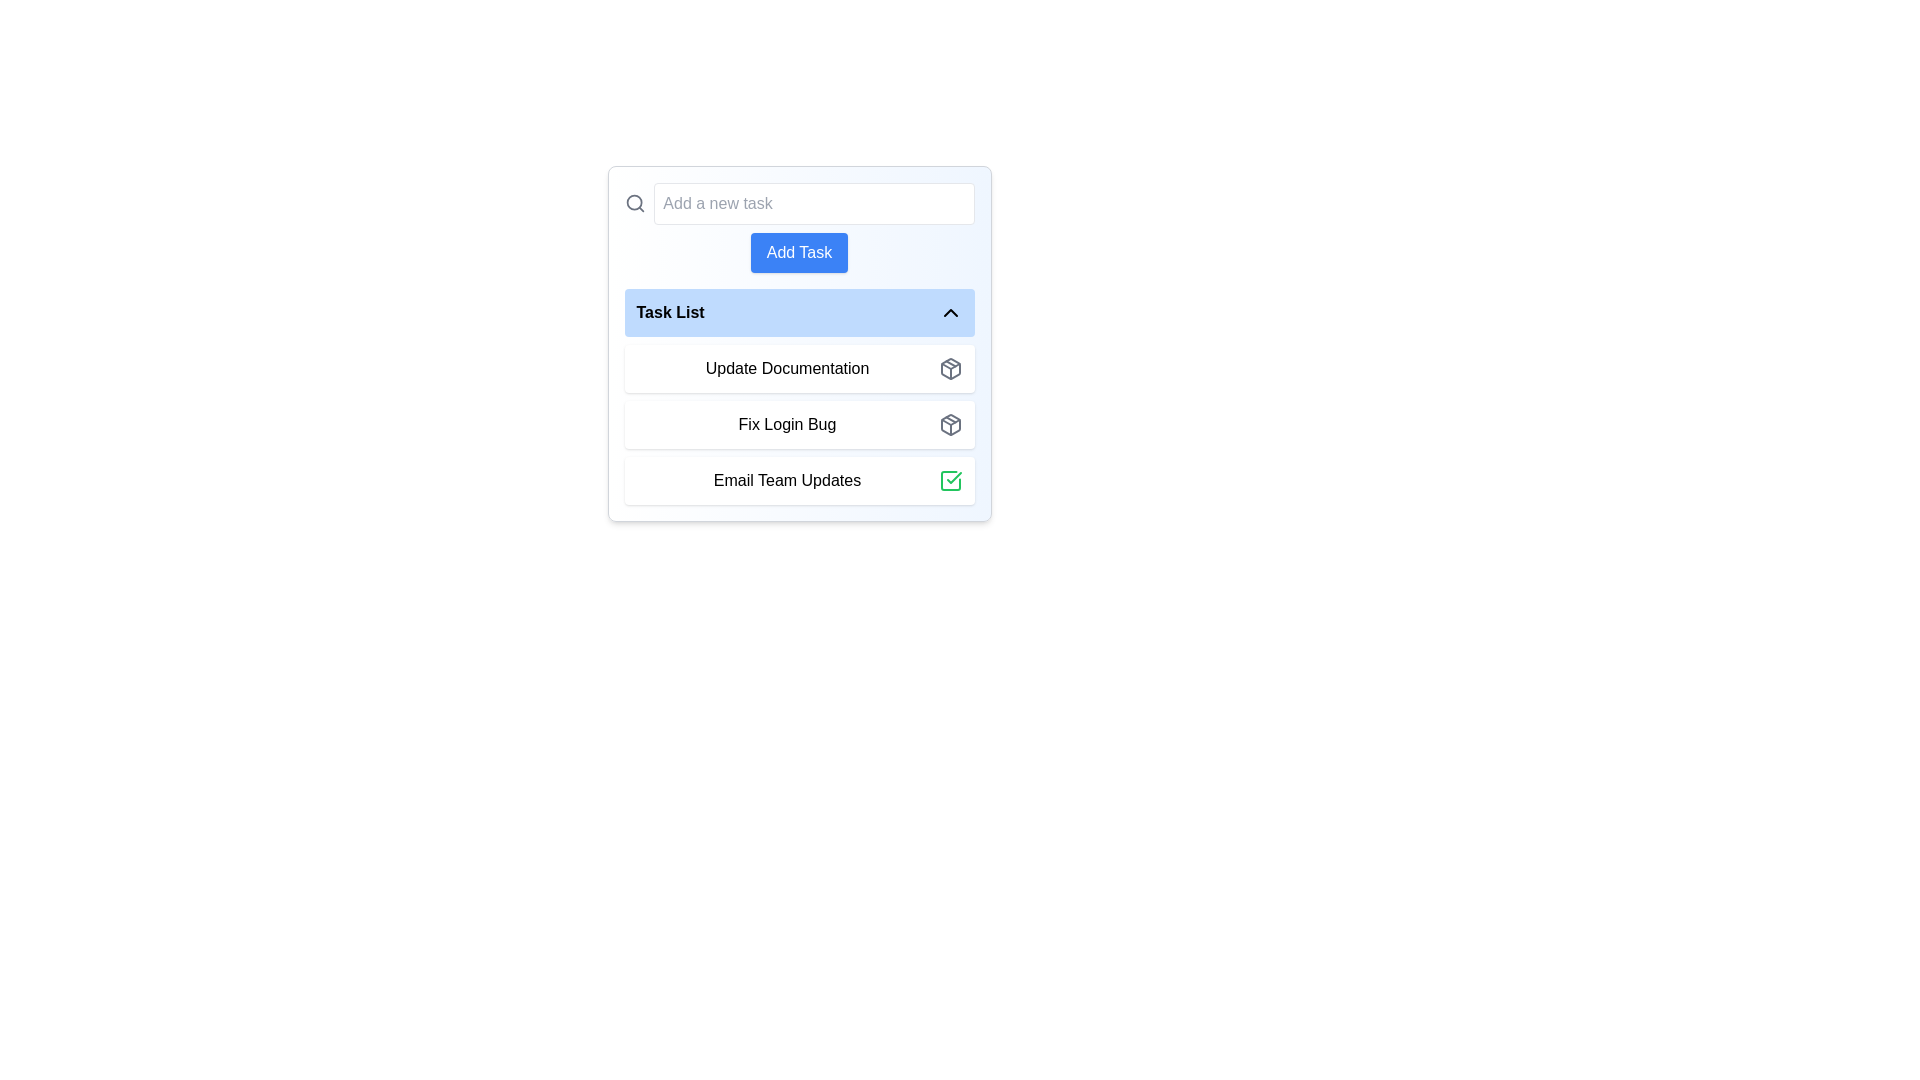 Image resolution: width=1920 pixels, height=1080 pixels. I want to click on the gray three-dimensional cube icon, which is located in the 'Fix Login Bug' section of the task list, so click(949, 369).